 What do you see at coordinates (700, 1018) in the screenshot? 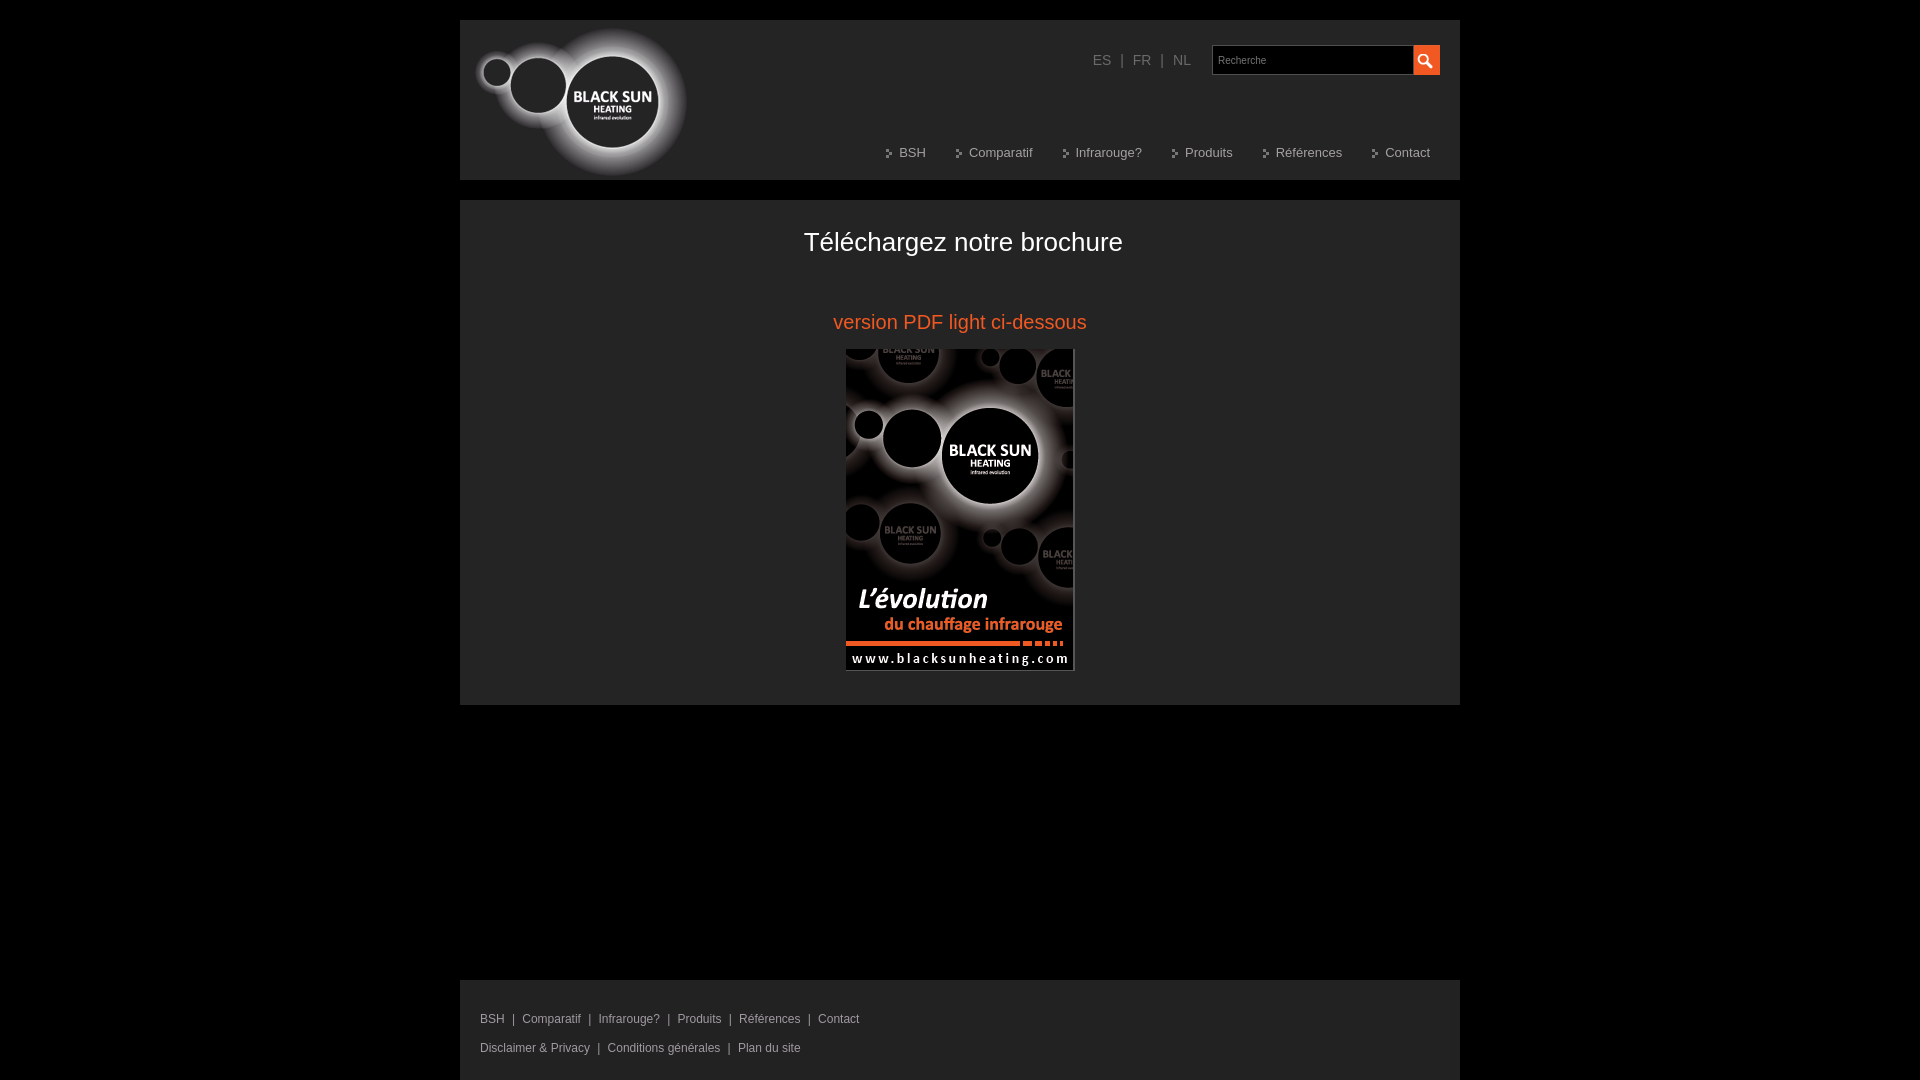
I see `'Produits'` at bounding box center [700, 1018].